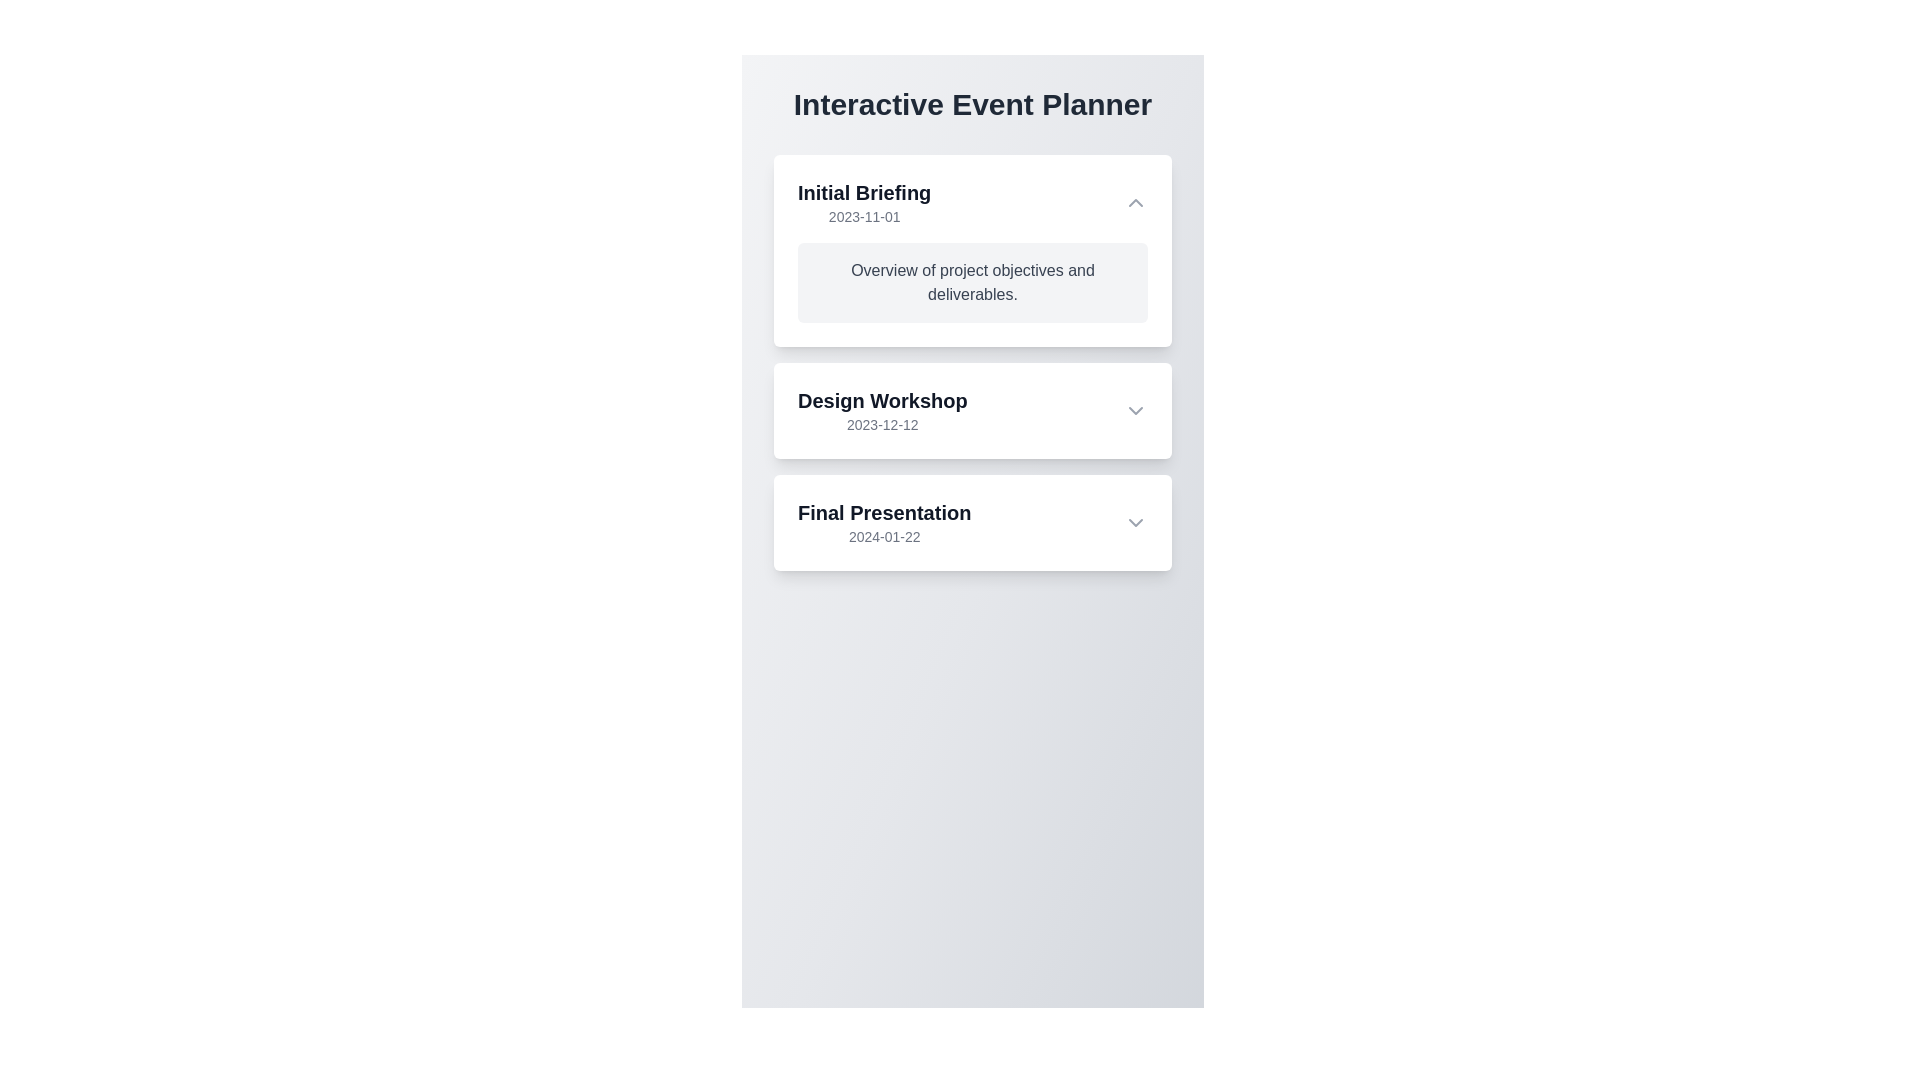  What do you see at coordinates (864, 192) in the screenshot?
I see `Text Label that serves as the heading for the first card in a vertical list of cards` at bounding box center [864, 192].